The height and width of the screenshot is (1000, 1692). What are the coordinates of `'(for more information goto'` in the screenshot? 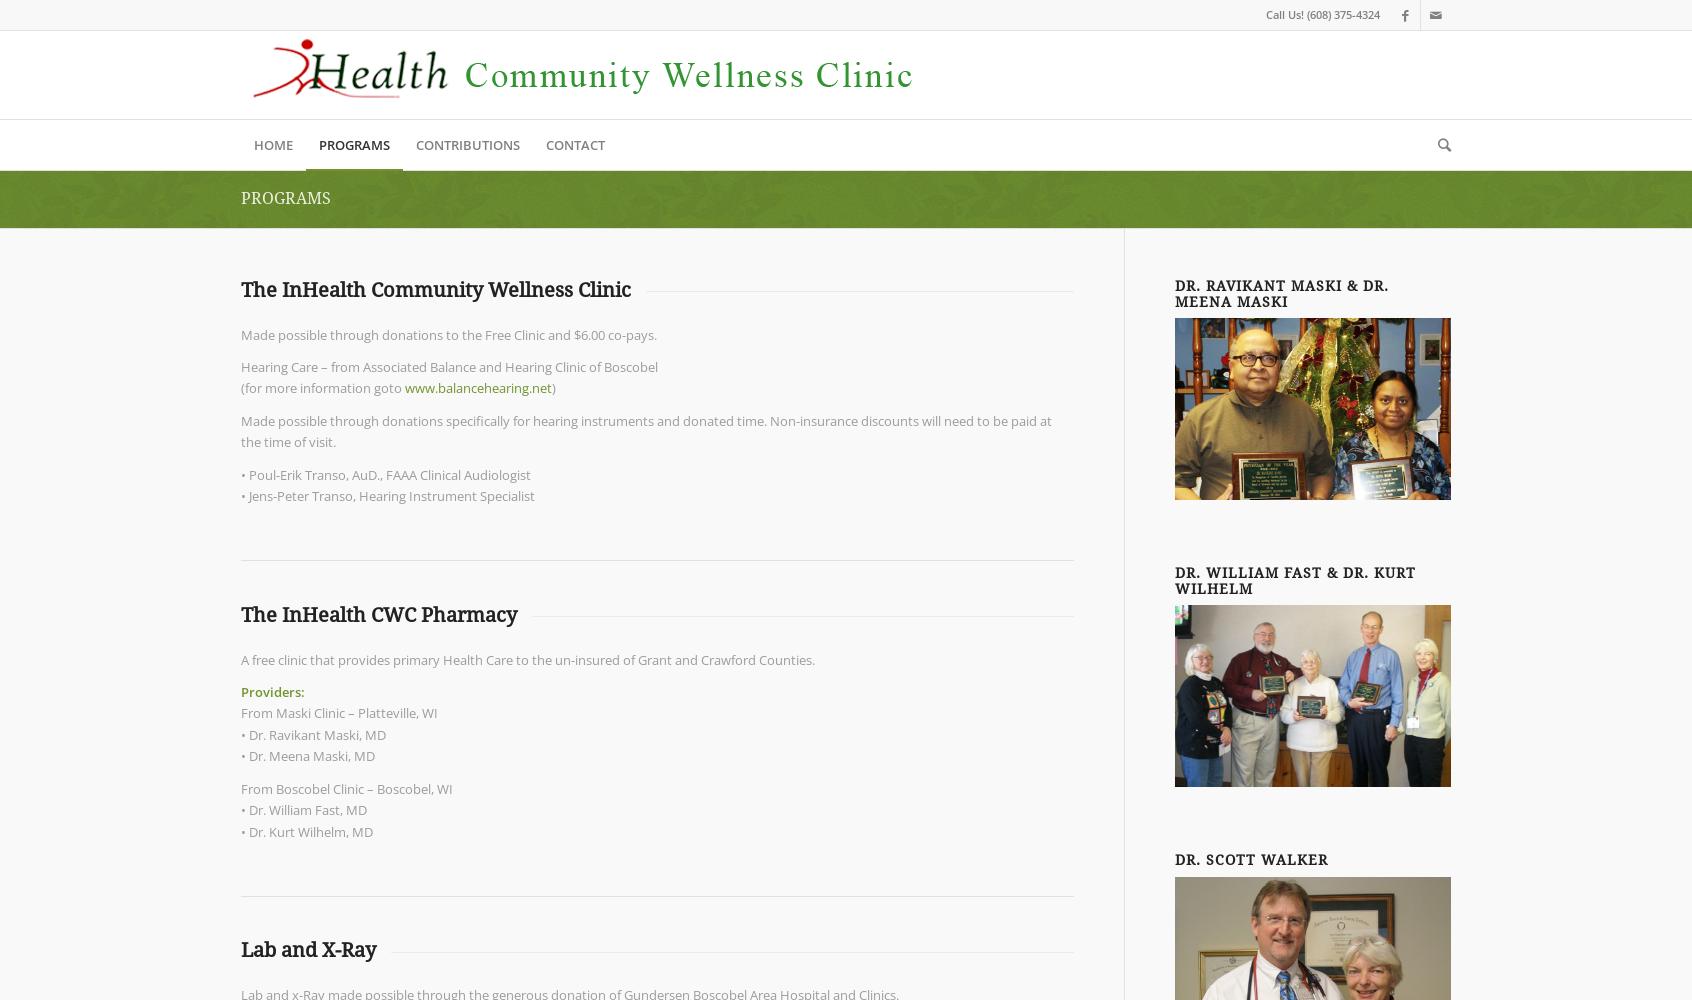 It's located at (322, 388).